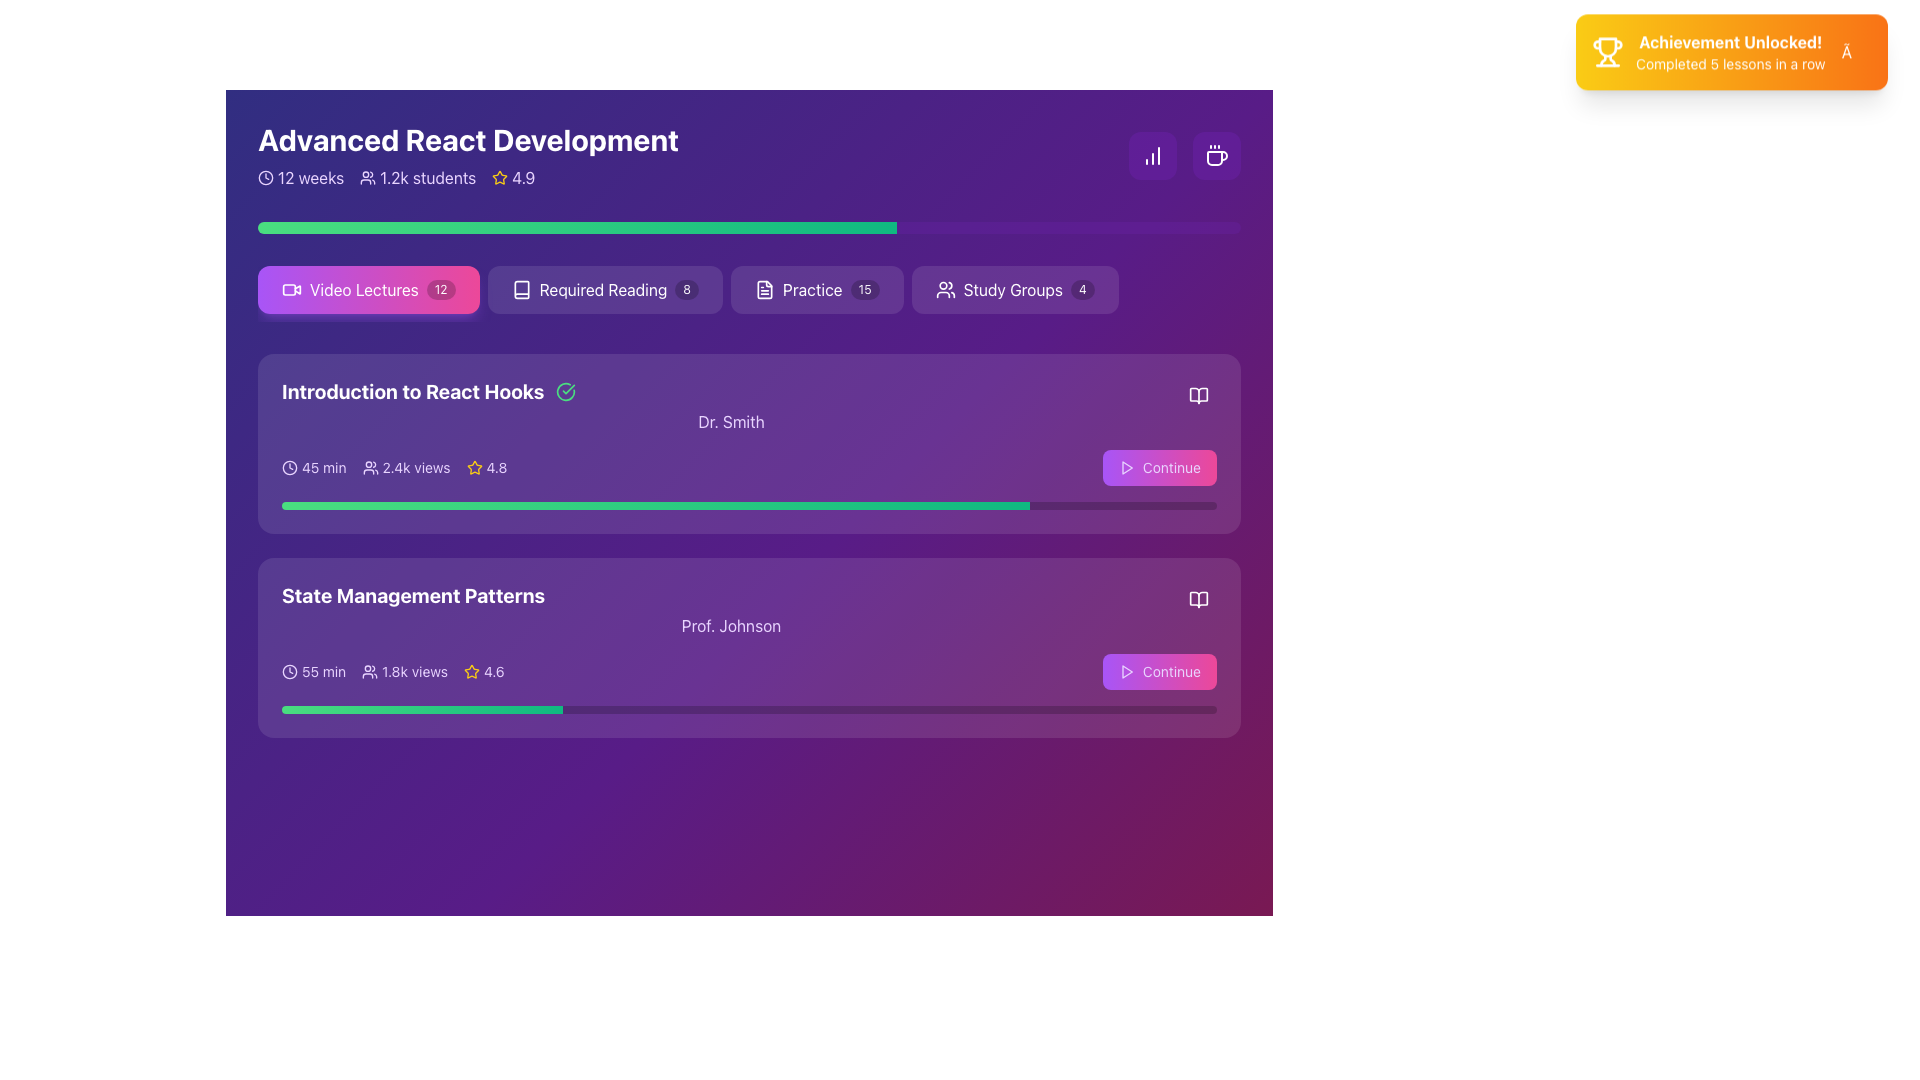 Image resolution: width=1920 pixels, height=1080 pixels. What do you see at coordinates (1729, 71) in the screenshot?
I see `the text label that indicates the user has completed 5 consecutive lessons, located within the notification card in the top-right corner below the 'Achievement Unlocked!' header` at bounding box center [1729, 71].